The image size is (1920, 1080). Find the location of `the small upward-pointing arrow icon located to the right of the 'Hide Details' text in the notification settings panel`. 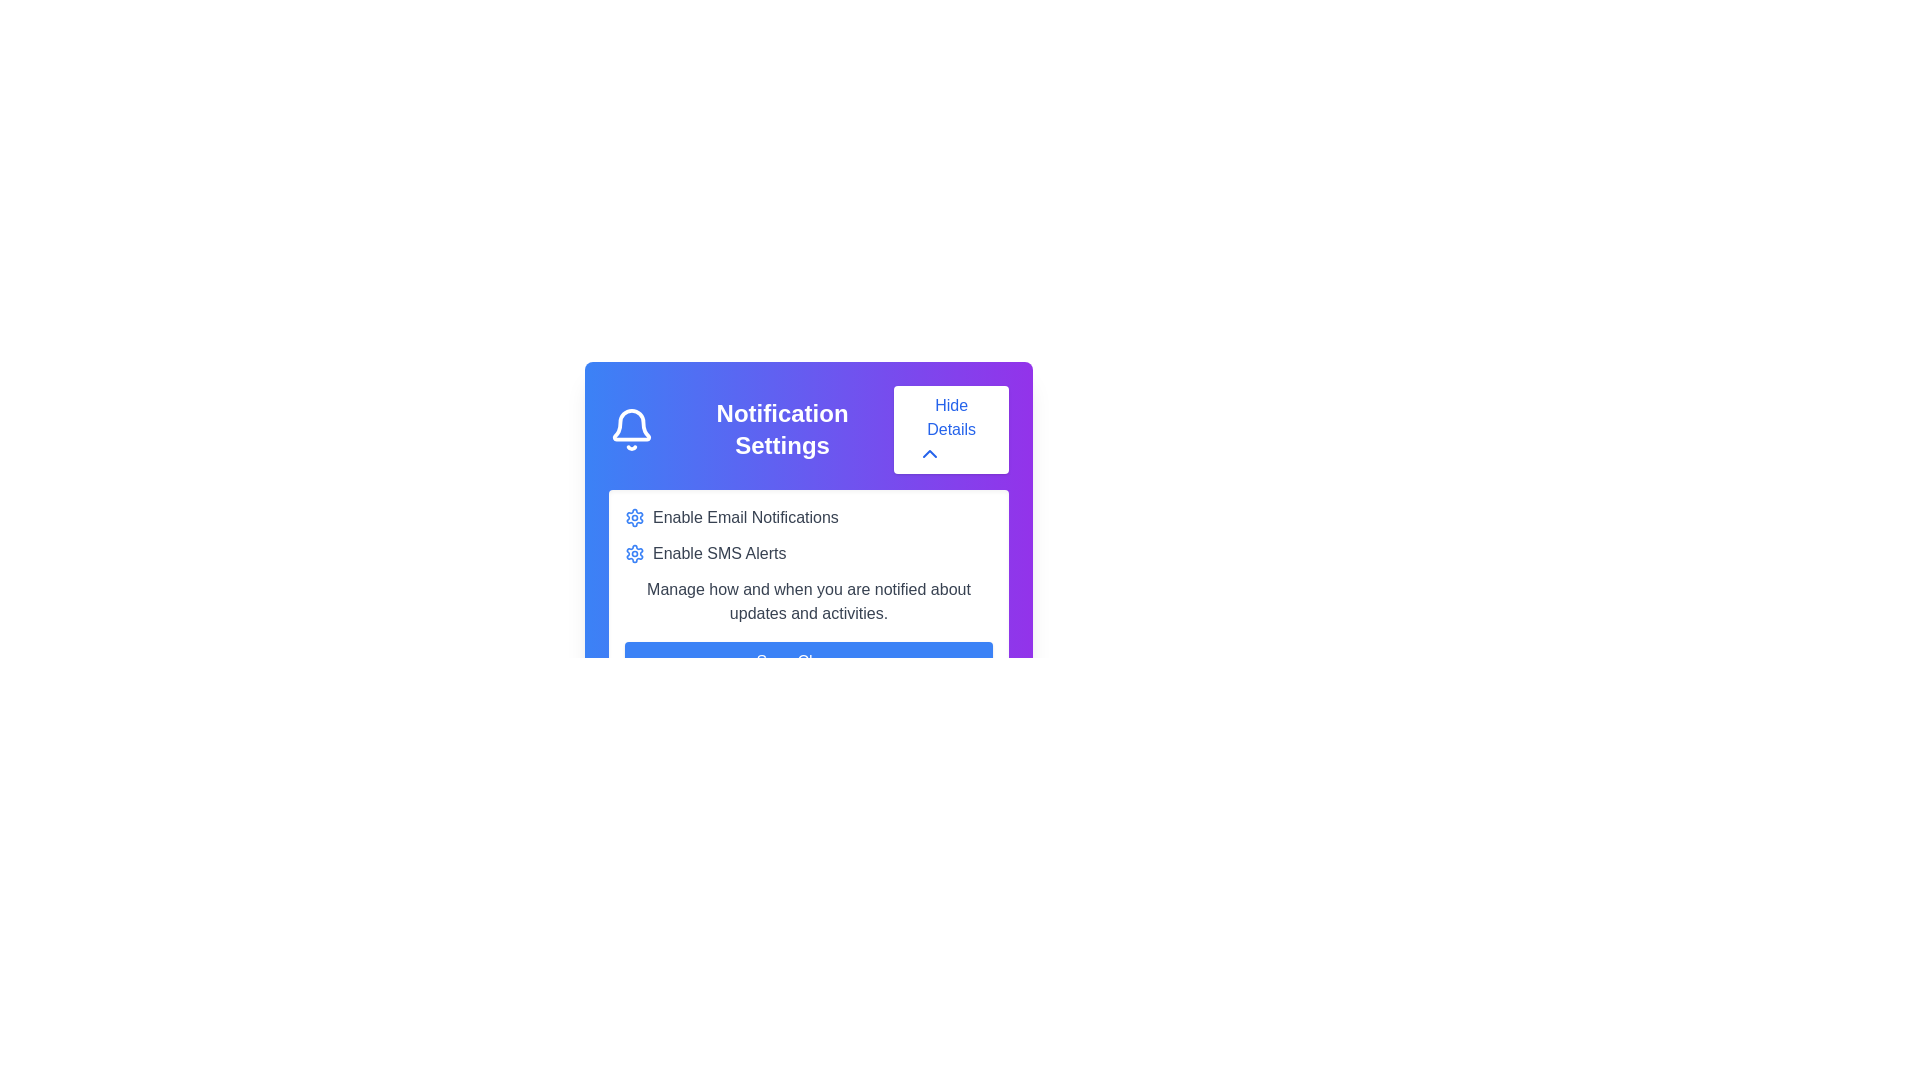

the small upward-pointing arrow icon located to the right of the 'Hide Details' text in the notification settings panel is located at coordinates (929, 454).